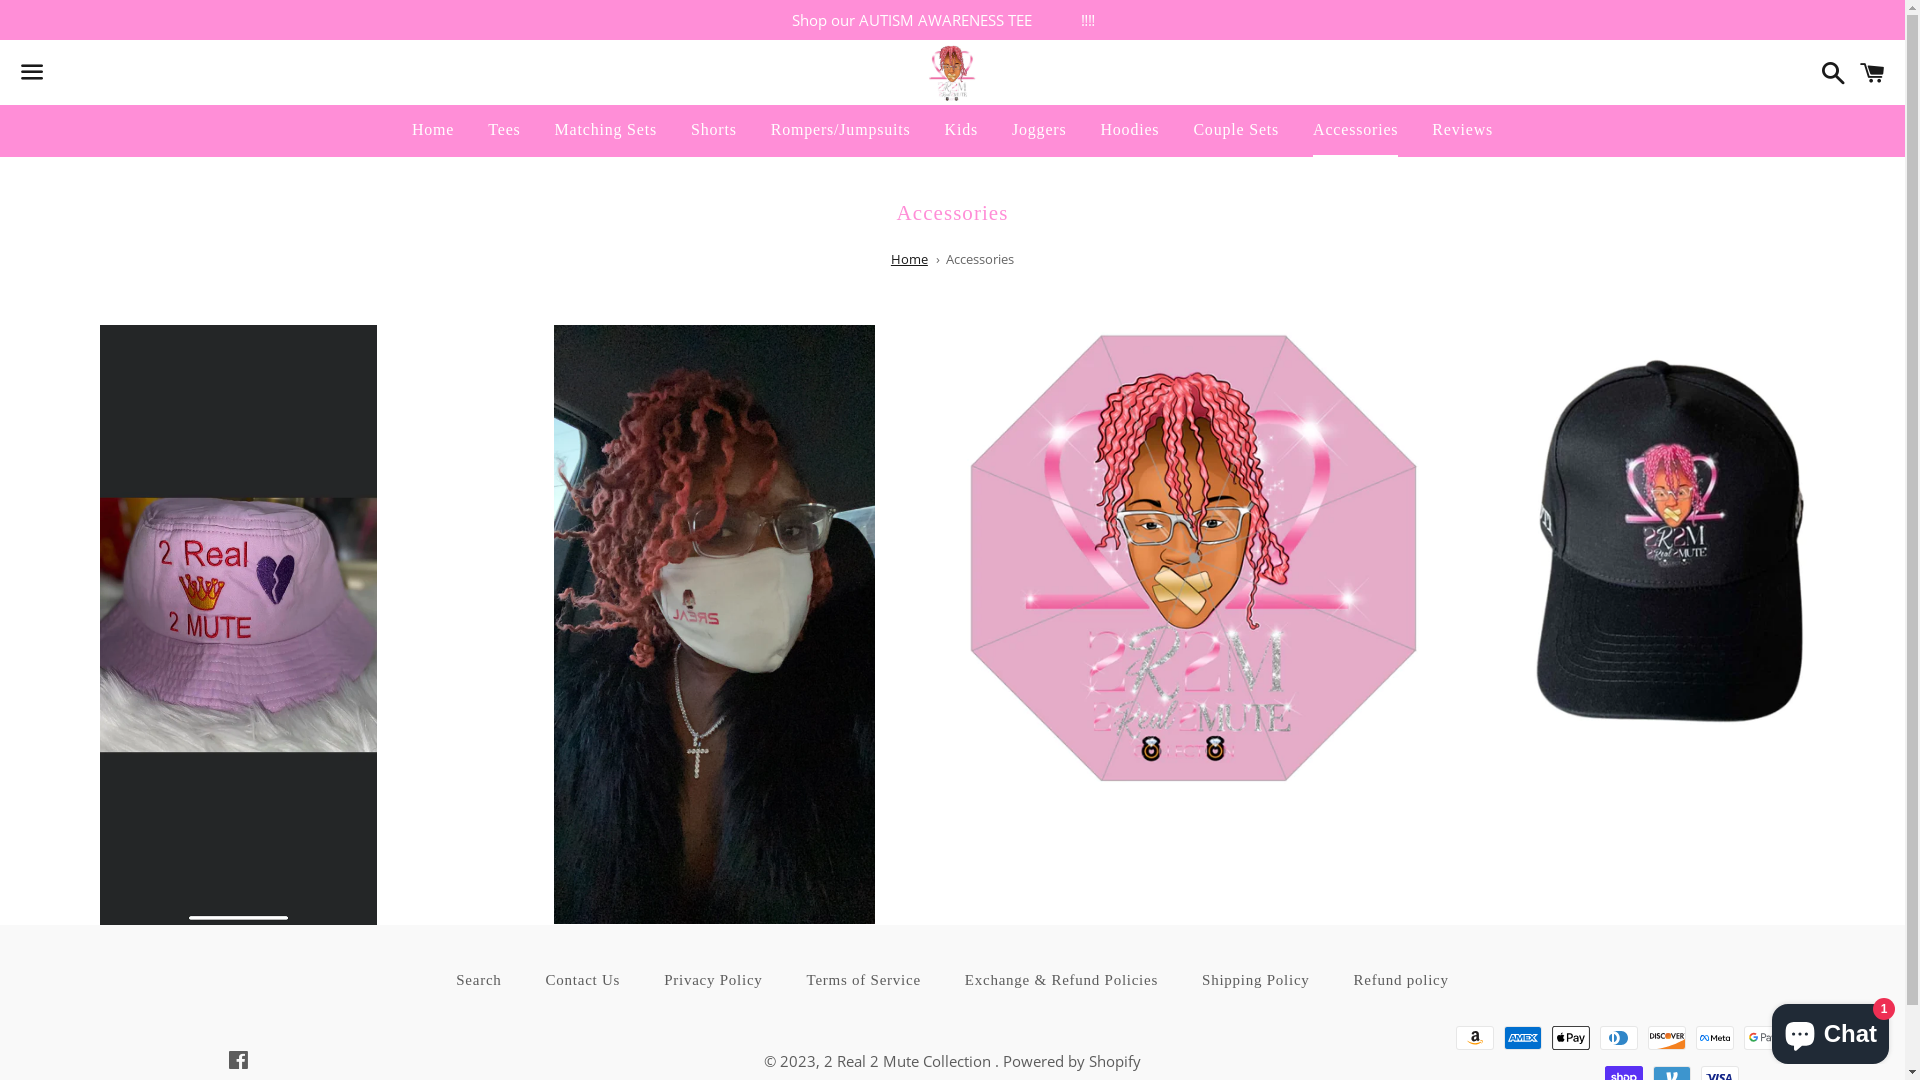 The height and width of the screenshot is (1080, 1920). Describe the element at coordinates (1060, 979) in the screenshot. I see `'Exchange & Refund Policies'` at that location.